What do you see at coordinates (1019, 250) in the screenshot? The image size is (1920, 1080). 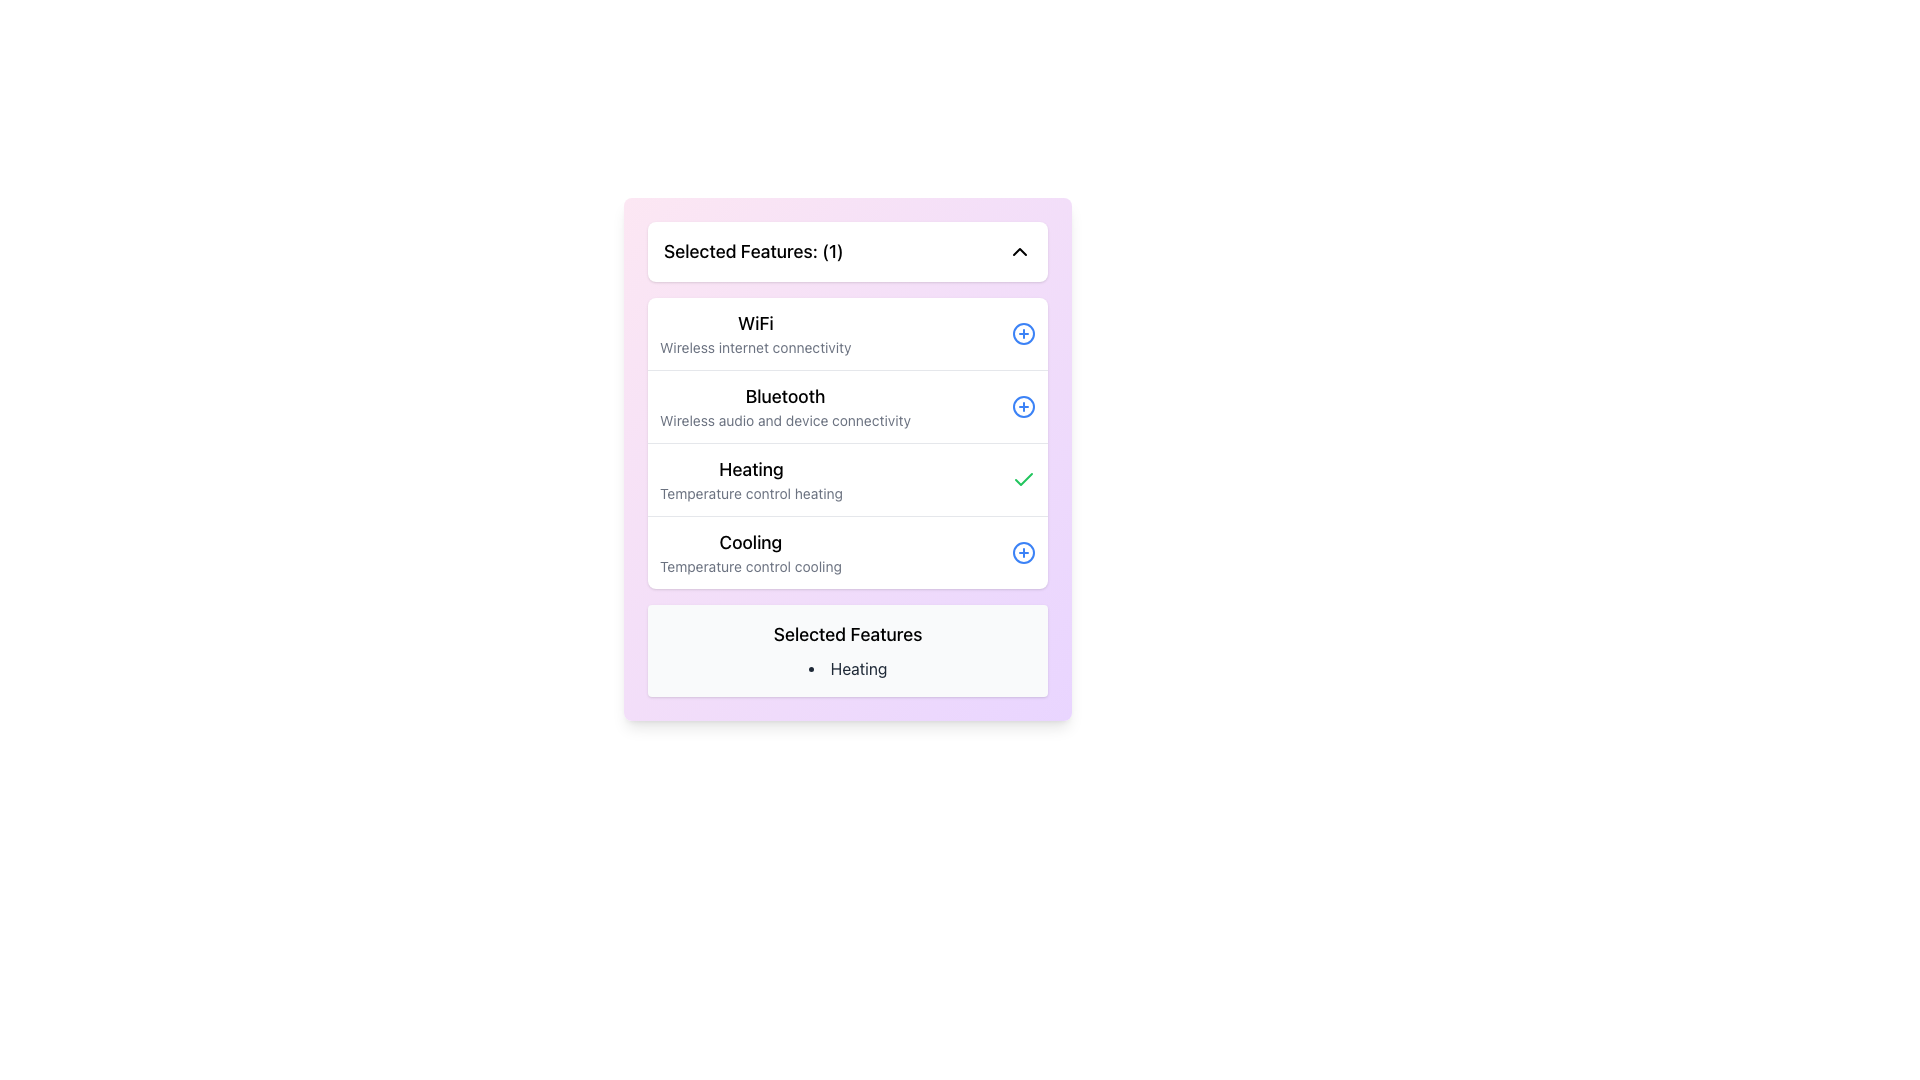 I see `the chevron icon located at the top-right corner of the 'Selected Features: (1)' section` at bounding box center [1019, 250].